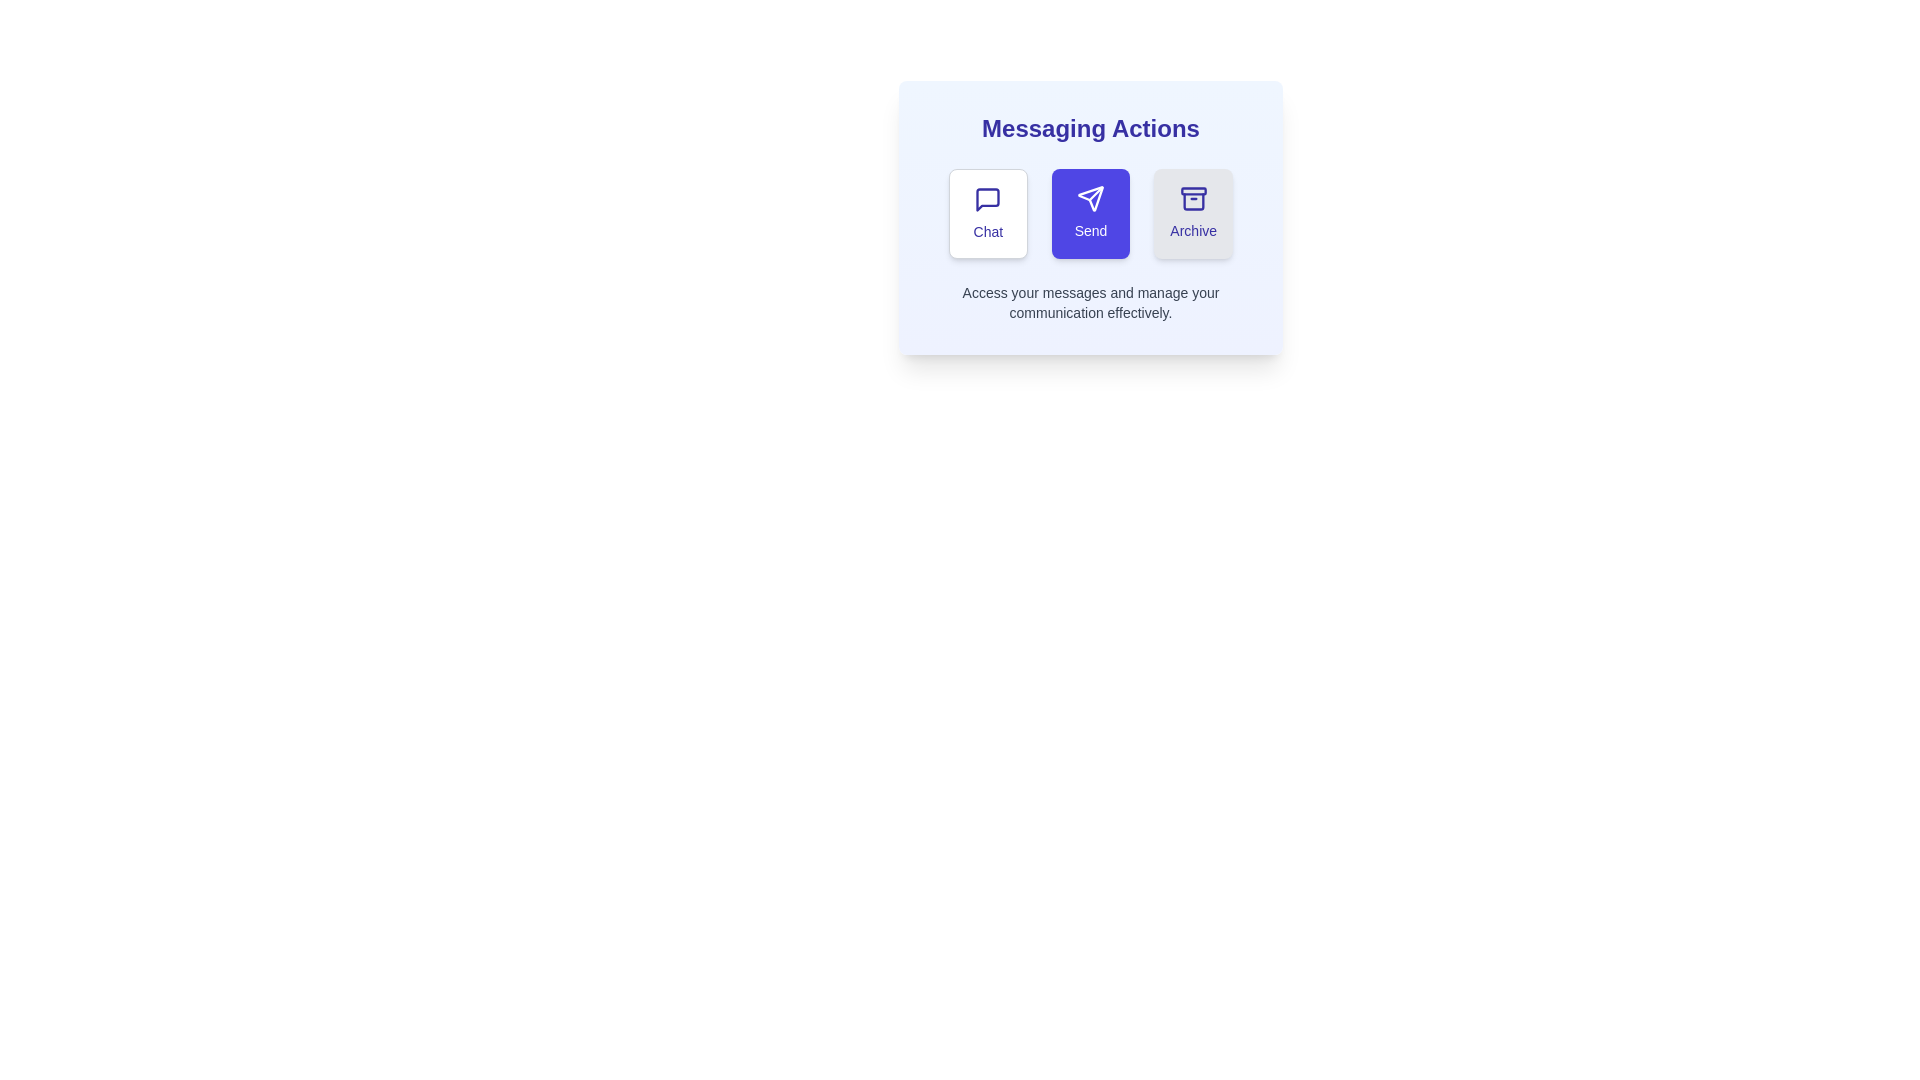  I want to click on the archive icon located inside the 'Archive' box, which is the rightmost element in the row of action buttons, so click(1193, 199).